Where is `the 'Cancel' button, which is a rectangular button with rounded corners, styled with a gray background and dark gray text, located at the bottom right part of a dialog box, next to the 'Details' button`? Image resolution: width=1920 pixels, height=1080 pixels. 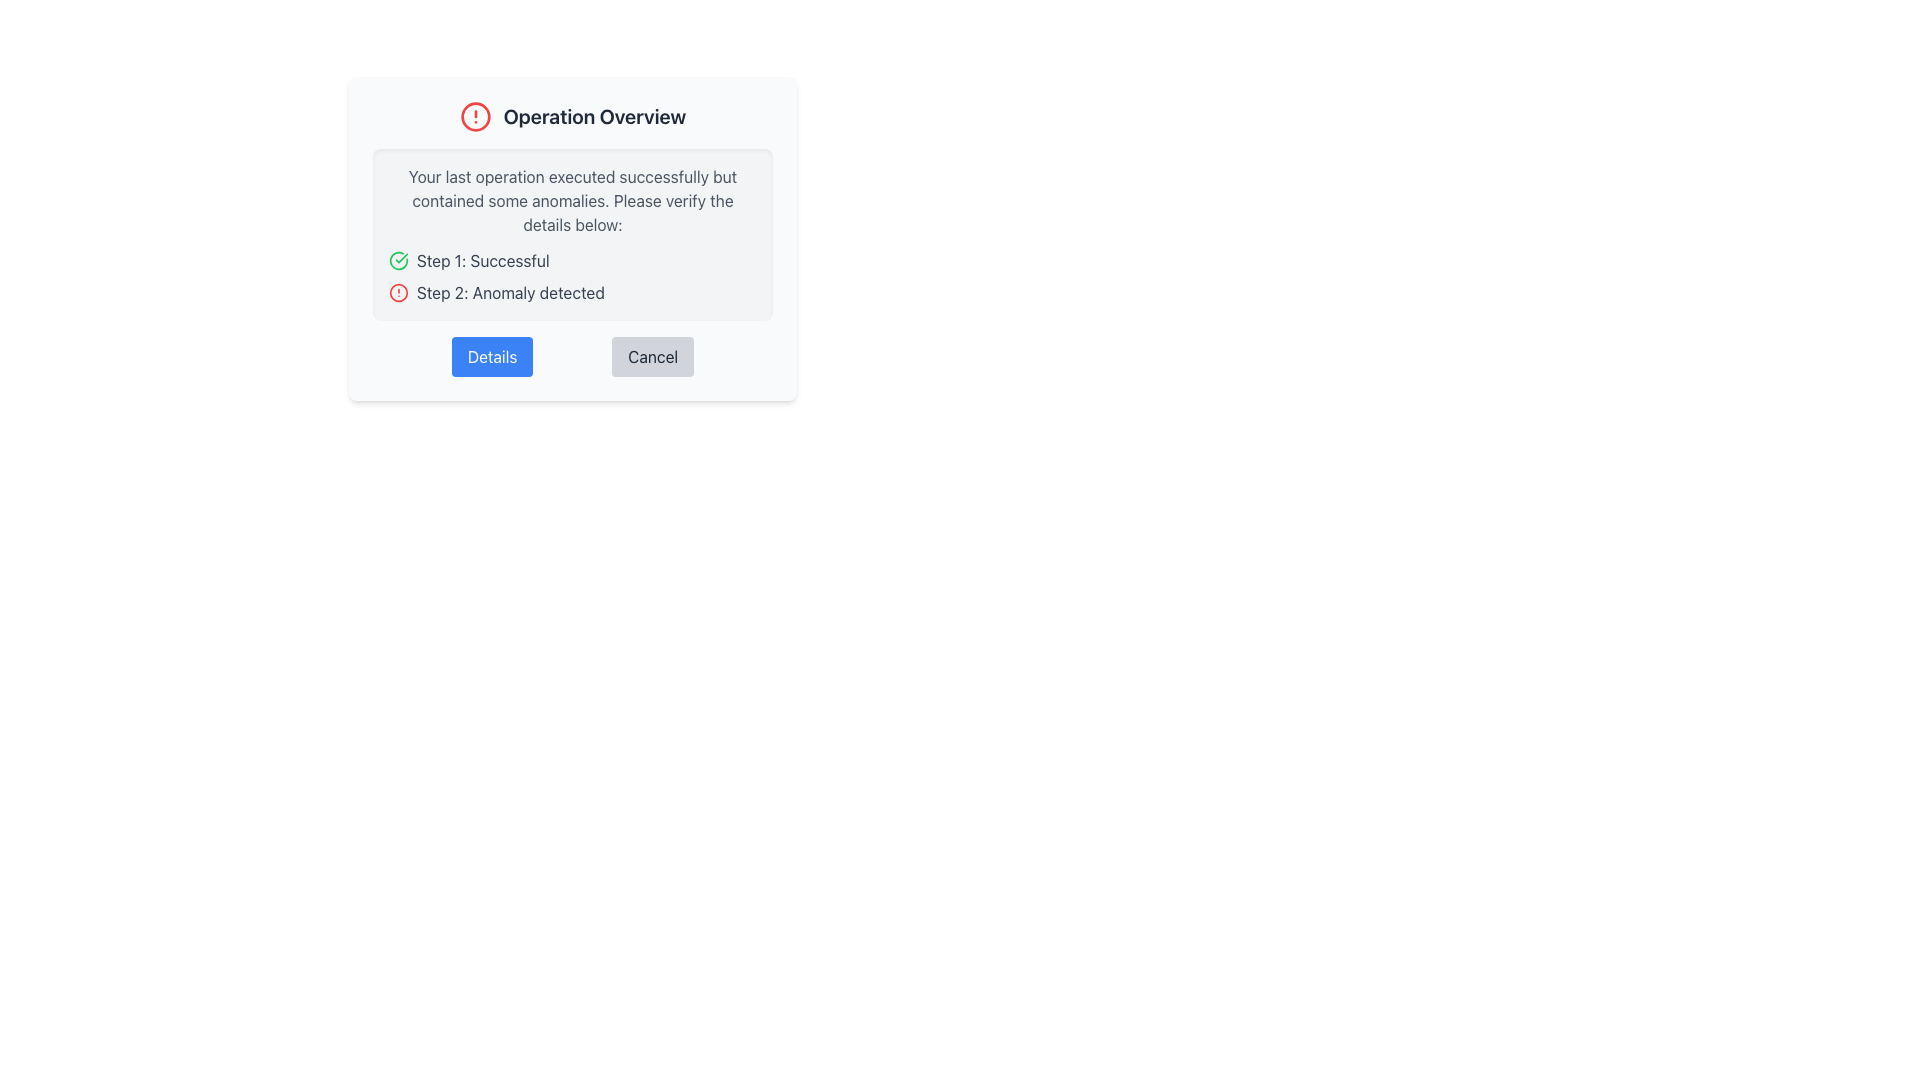 the 'Cancel' button, which is a rectangular button with rounded corners, styled with a gray background and dark gray text, located at the bottom right part of a dialog box, next to the 'Details' button is located at coordinates (653, 356).